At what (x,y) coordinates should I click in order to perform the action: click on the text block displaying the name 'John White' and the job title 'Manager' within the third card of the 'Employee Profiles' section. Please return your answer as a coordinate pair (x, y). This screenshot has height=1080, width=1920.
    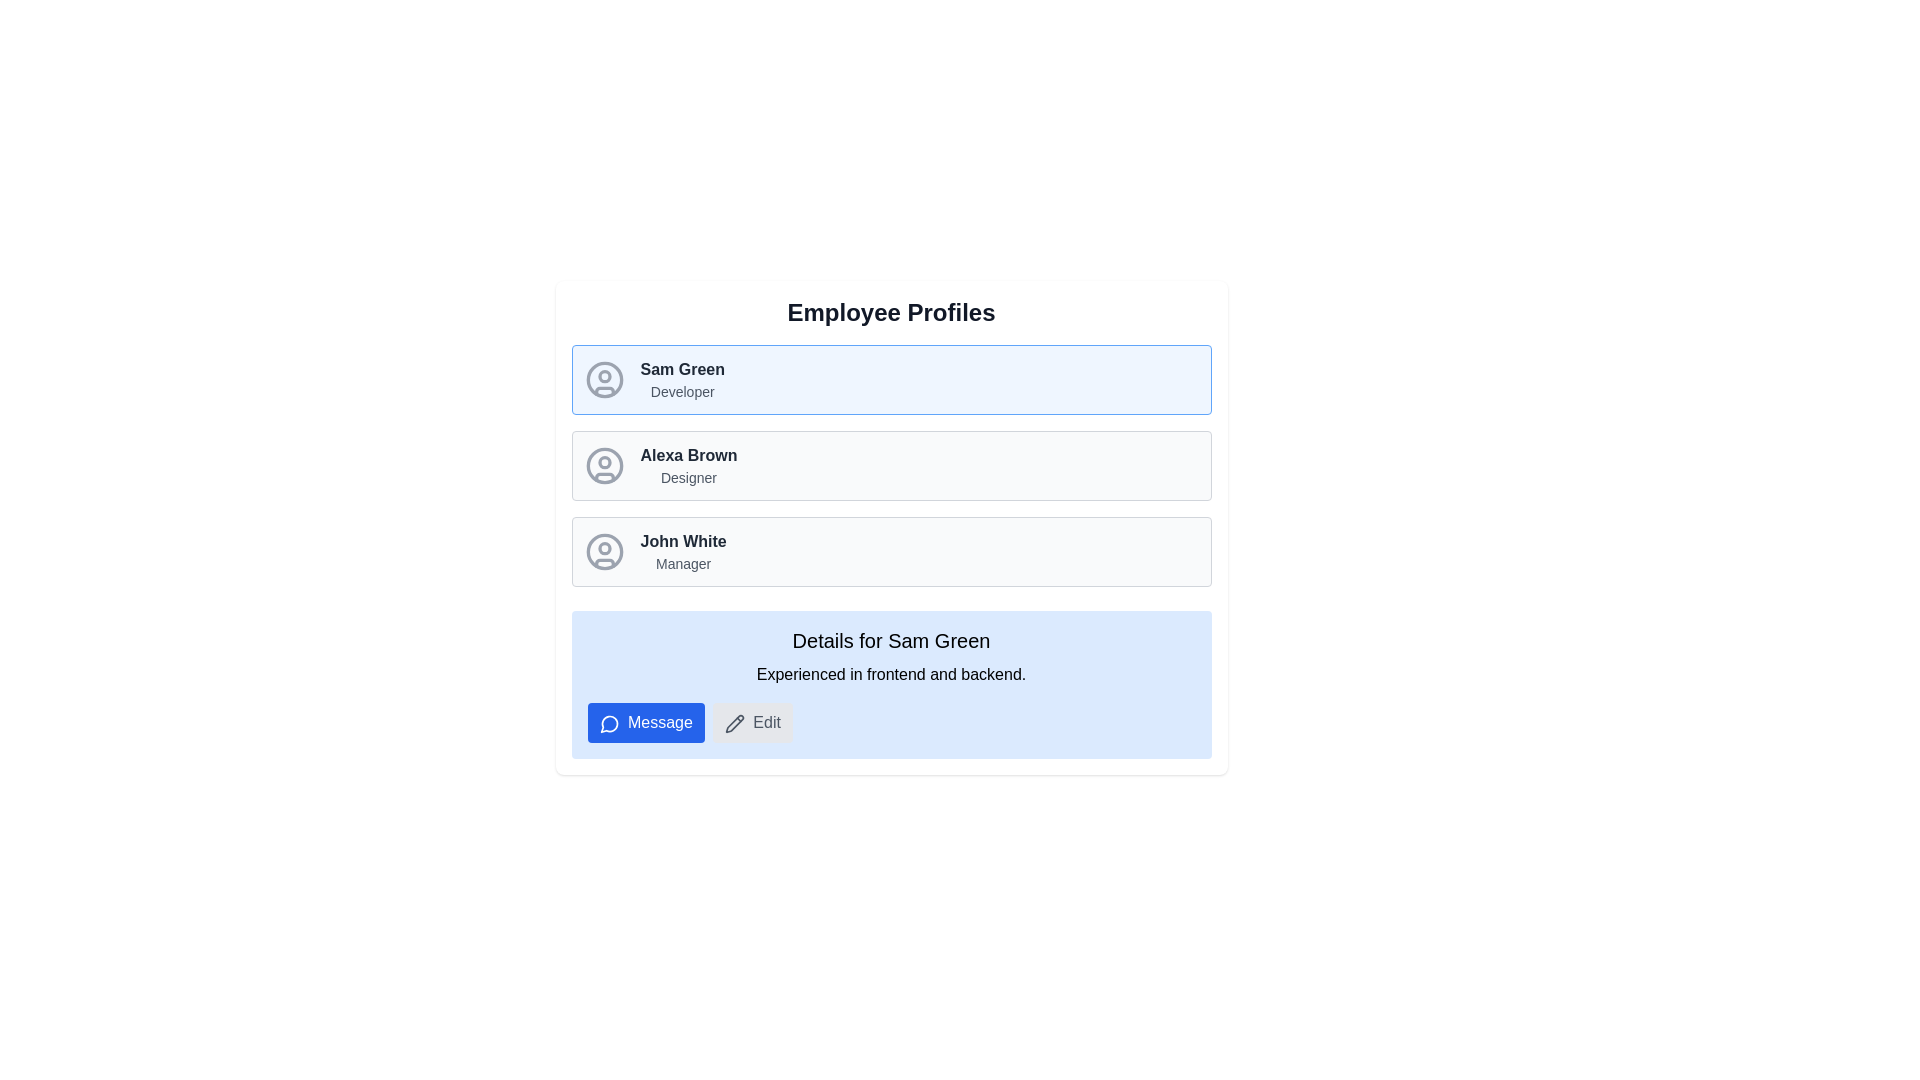
    Looking at the image, I should click on (683, 551).